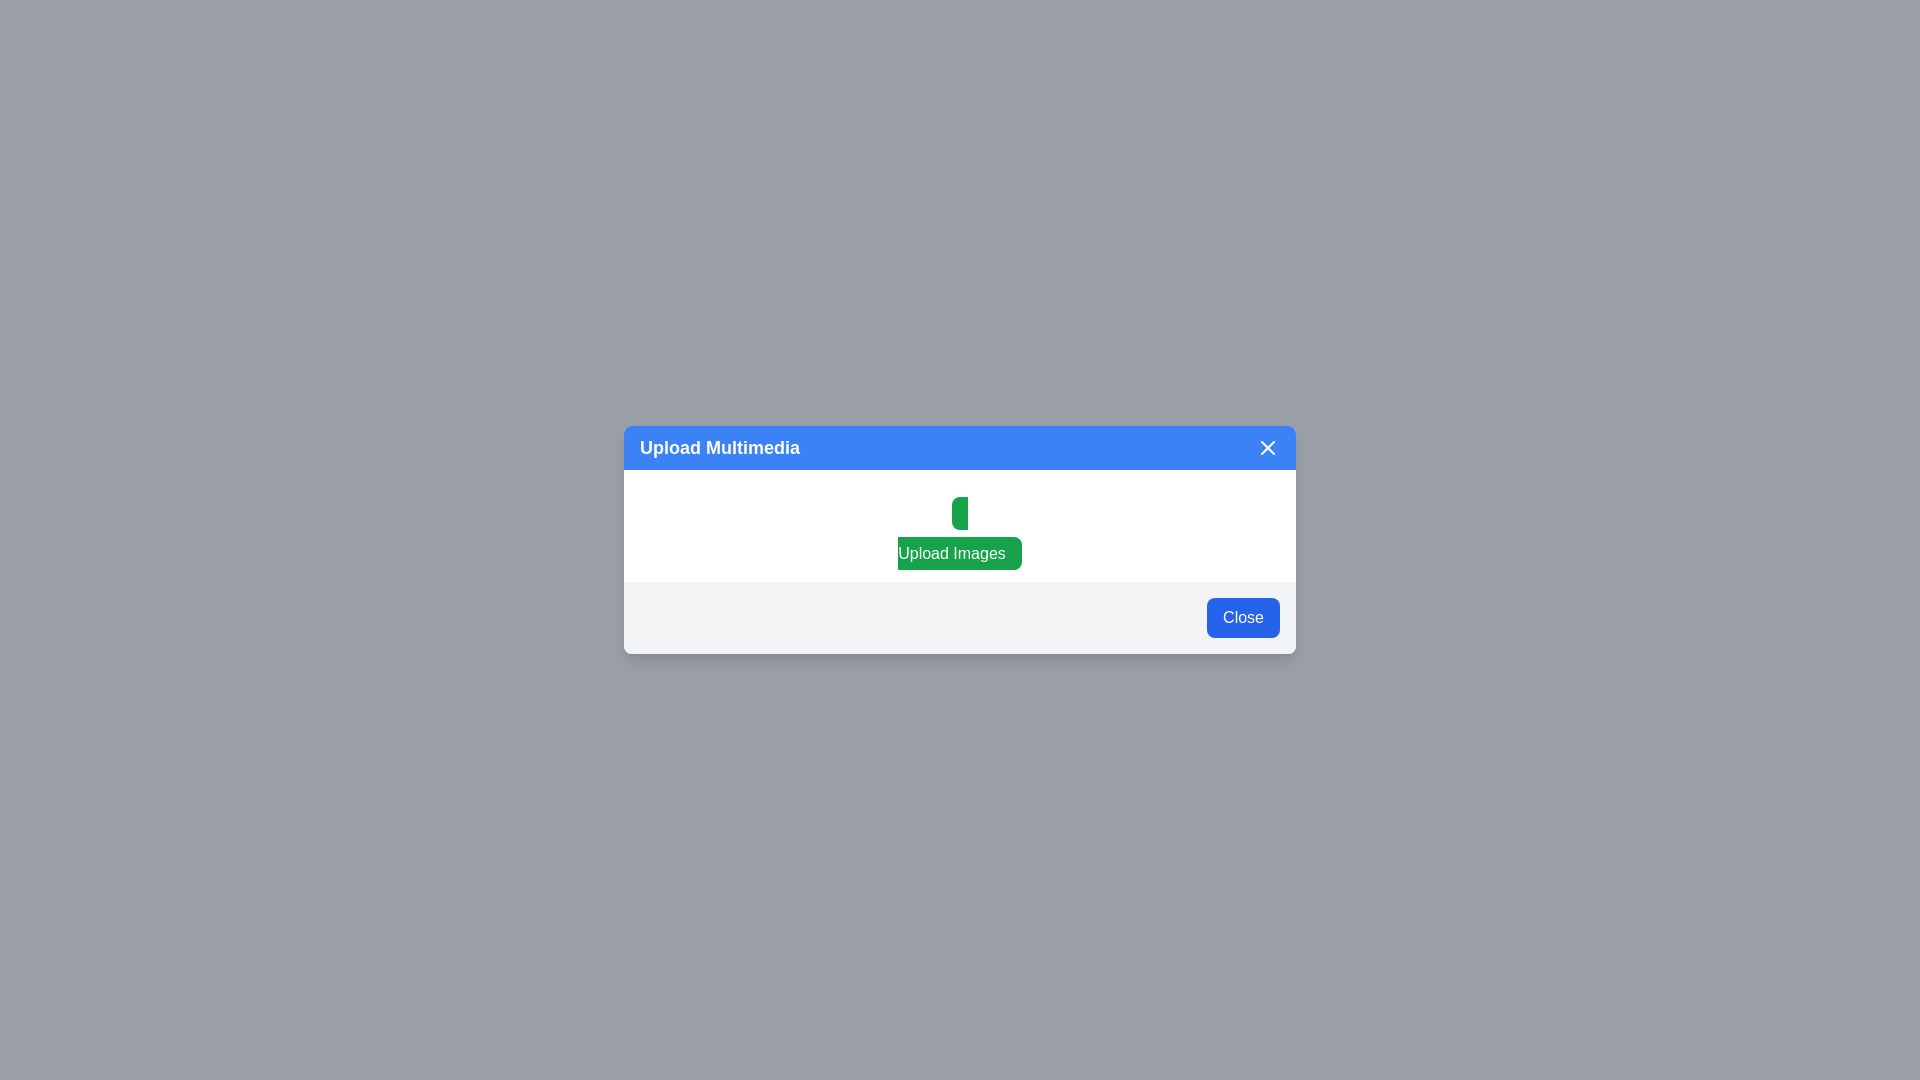  What do you see at coordinates (1242, 616) in the screenshot?
I see `the closing button located in the lower-right corner of the modal dialog` at bounding box center [1242, 616].